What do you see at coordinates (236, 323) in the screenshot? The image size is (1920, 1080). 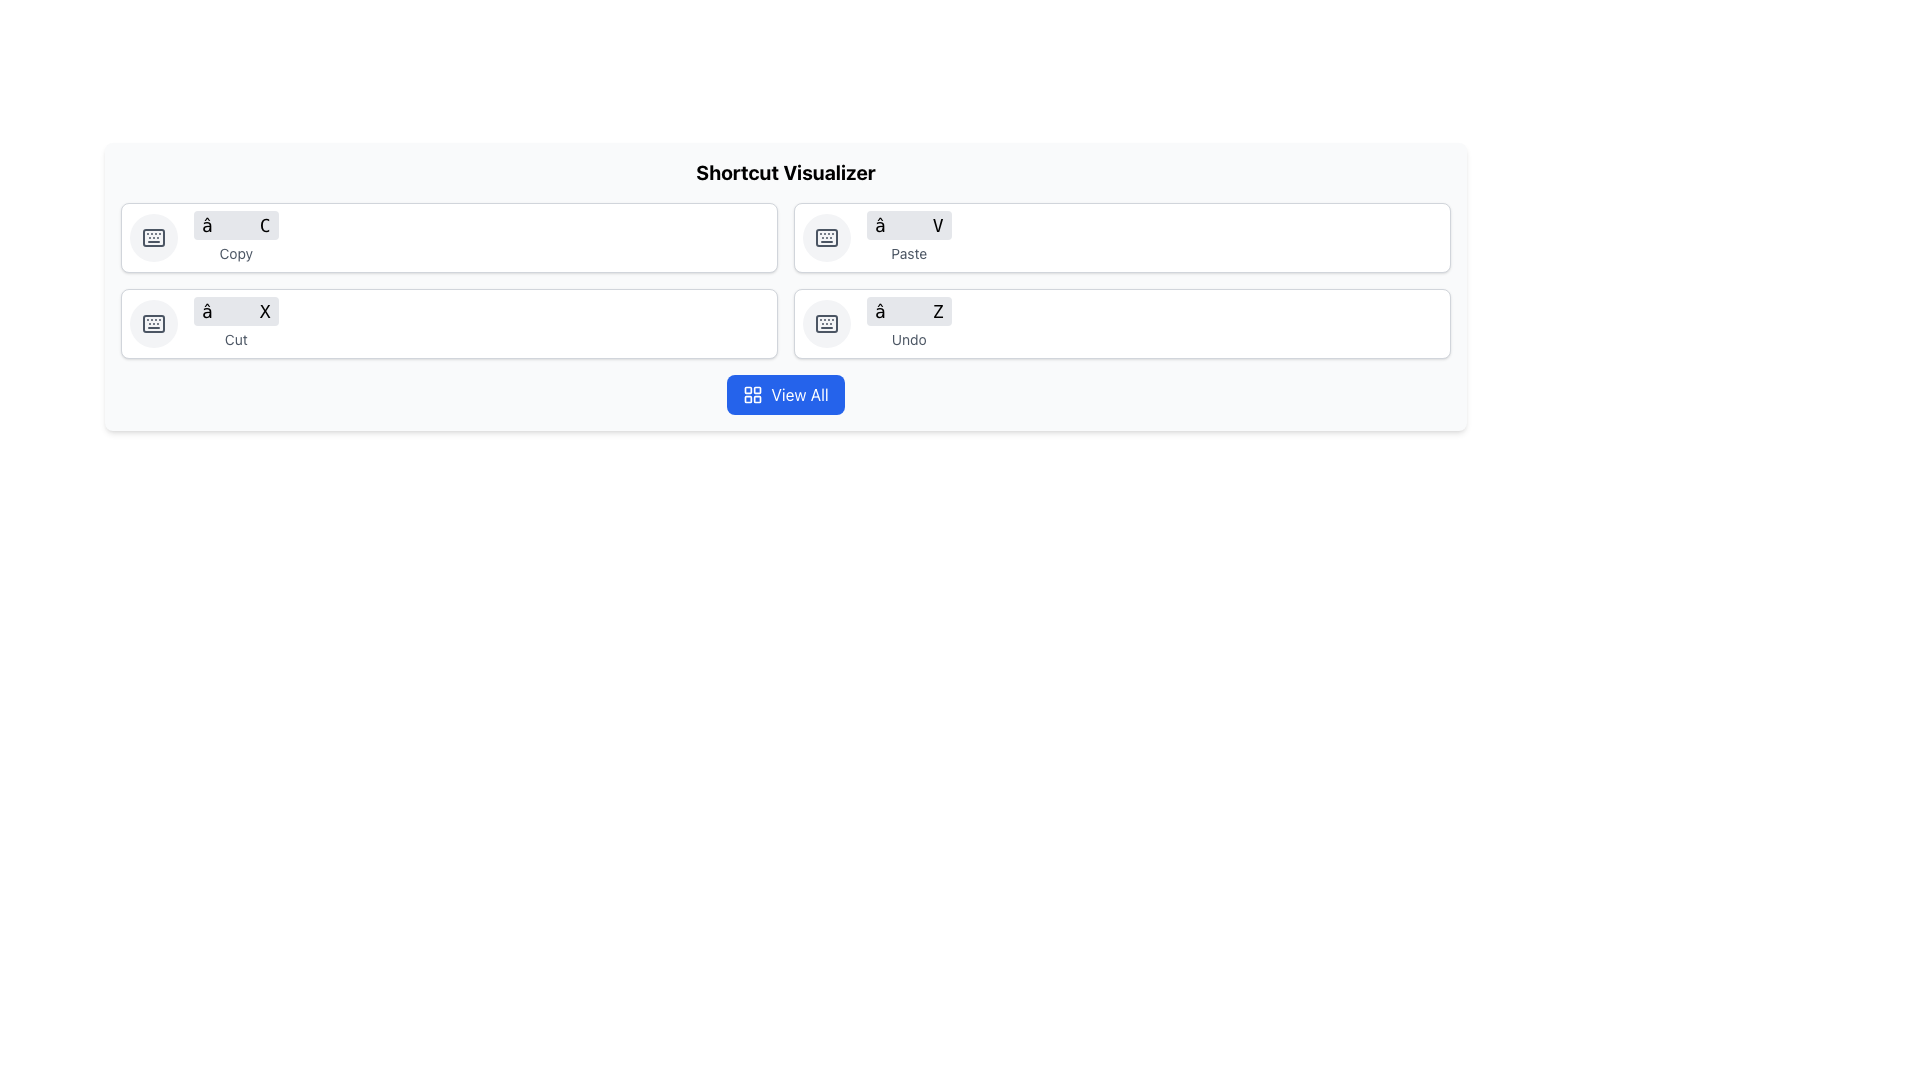 I see `the Shortcut visual display for 'Cut' with the shortcut sequence 'â⌘ X'` at bounding box center [236, 323].